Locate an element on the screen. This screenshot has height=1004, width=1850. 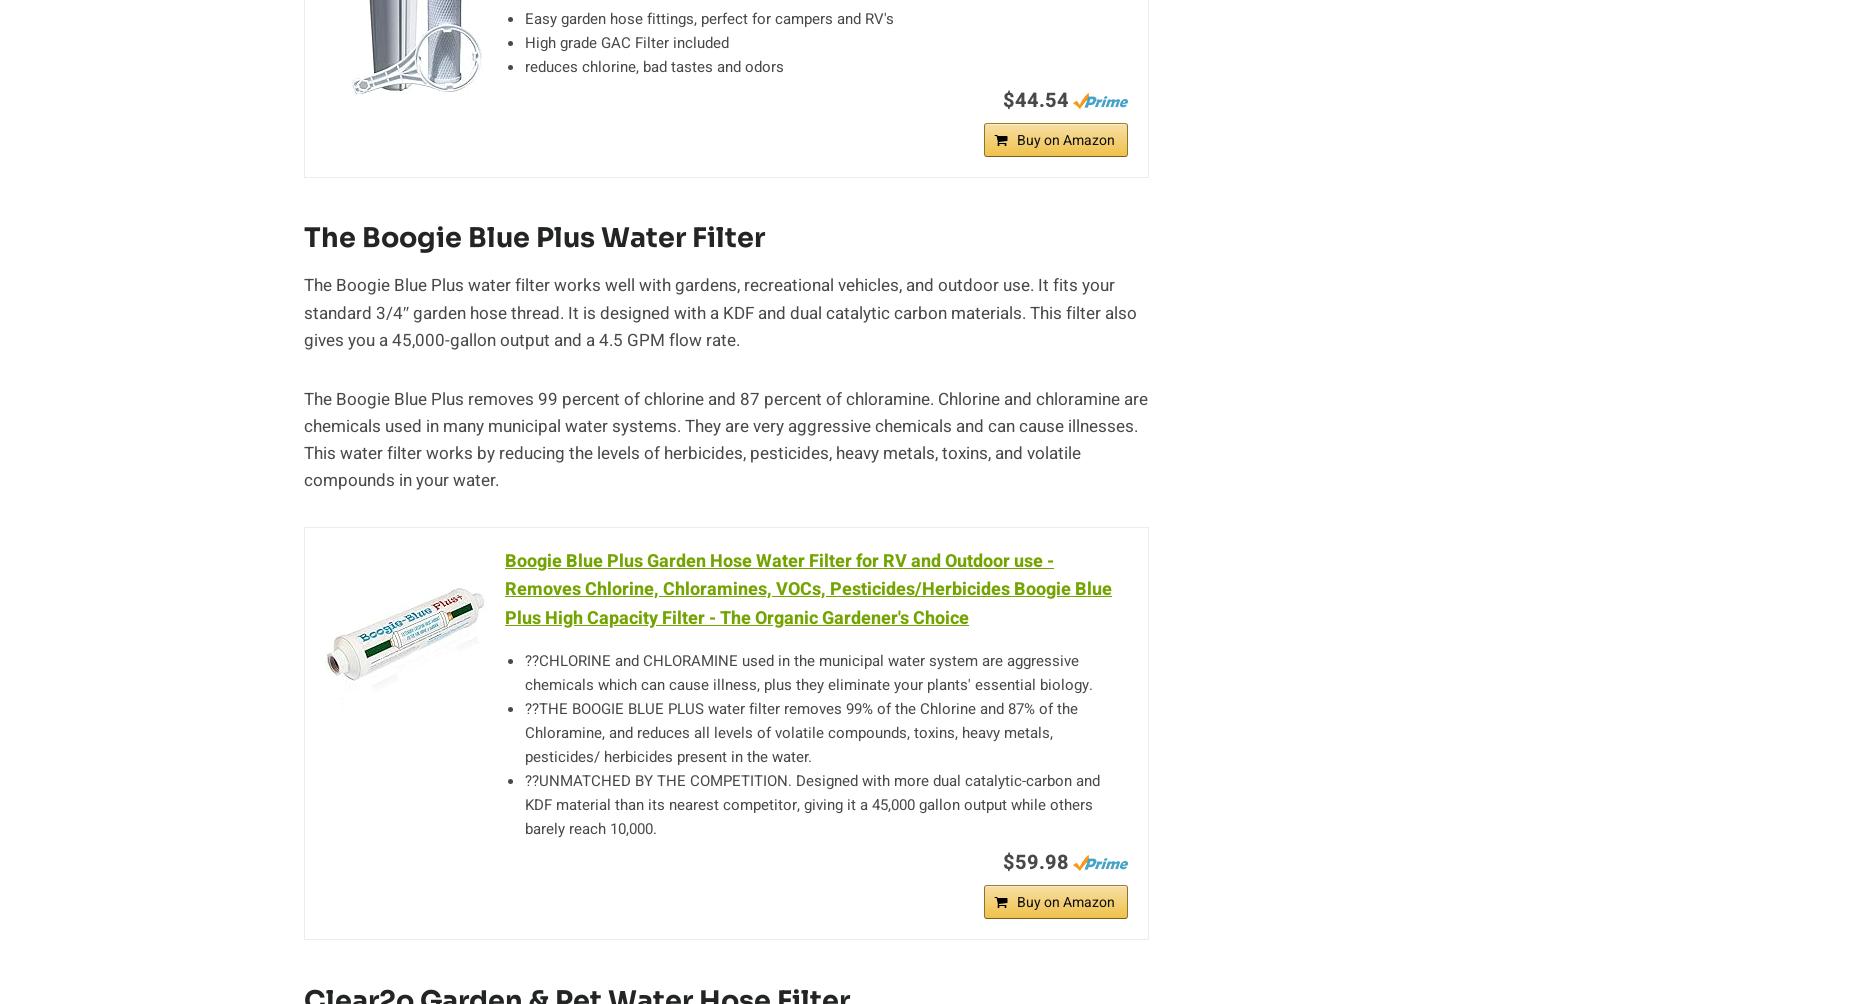
'Easy garden hose fittings, perfect for campers and RV's' is located at coordinates (709, 17).